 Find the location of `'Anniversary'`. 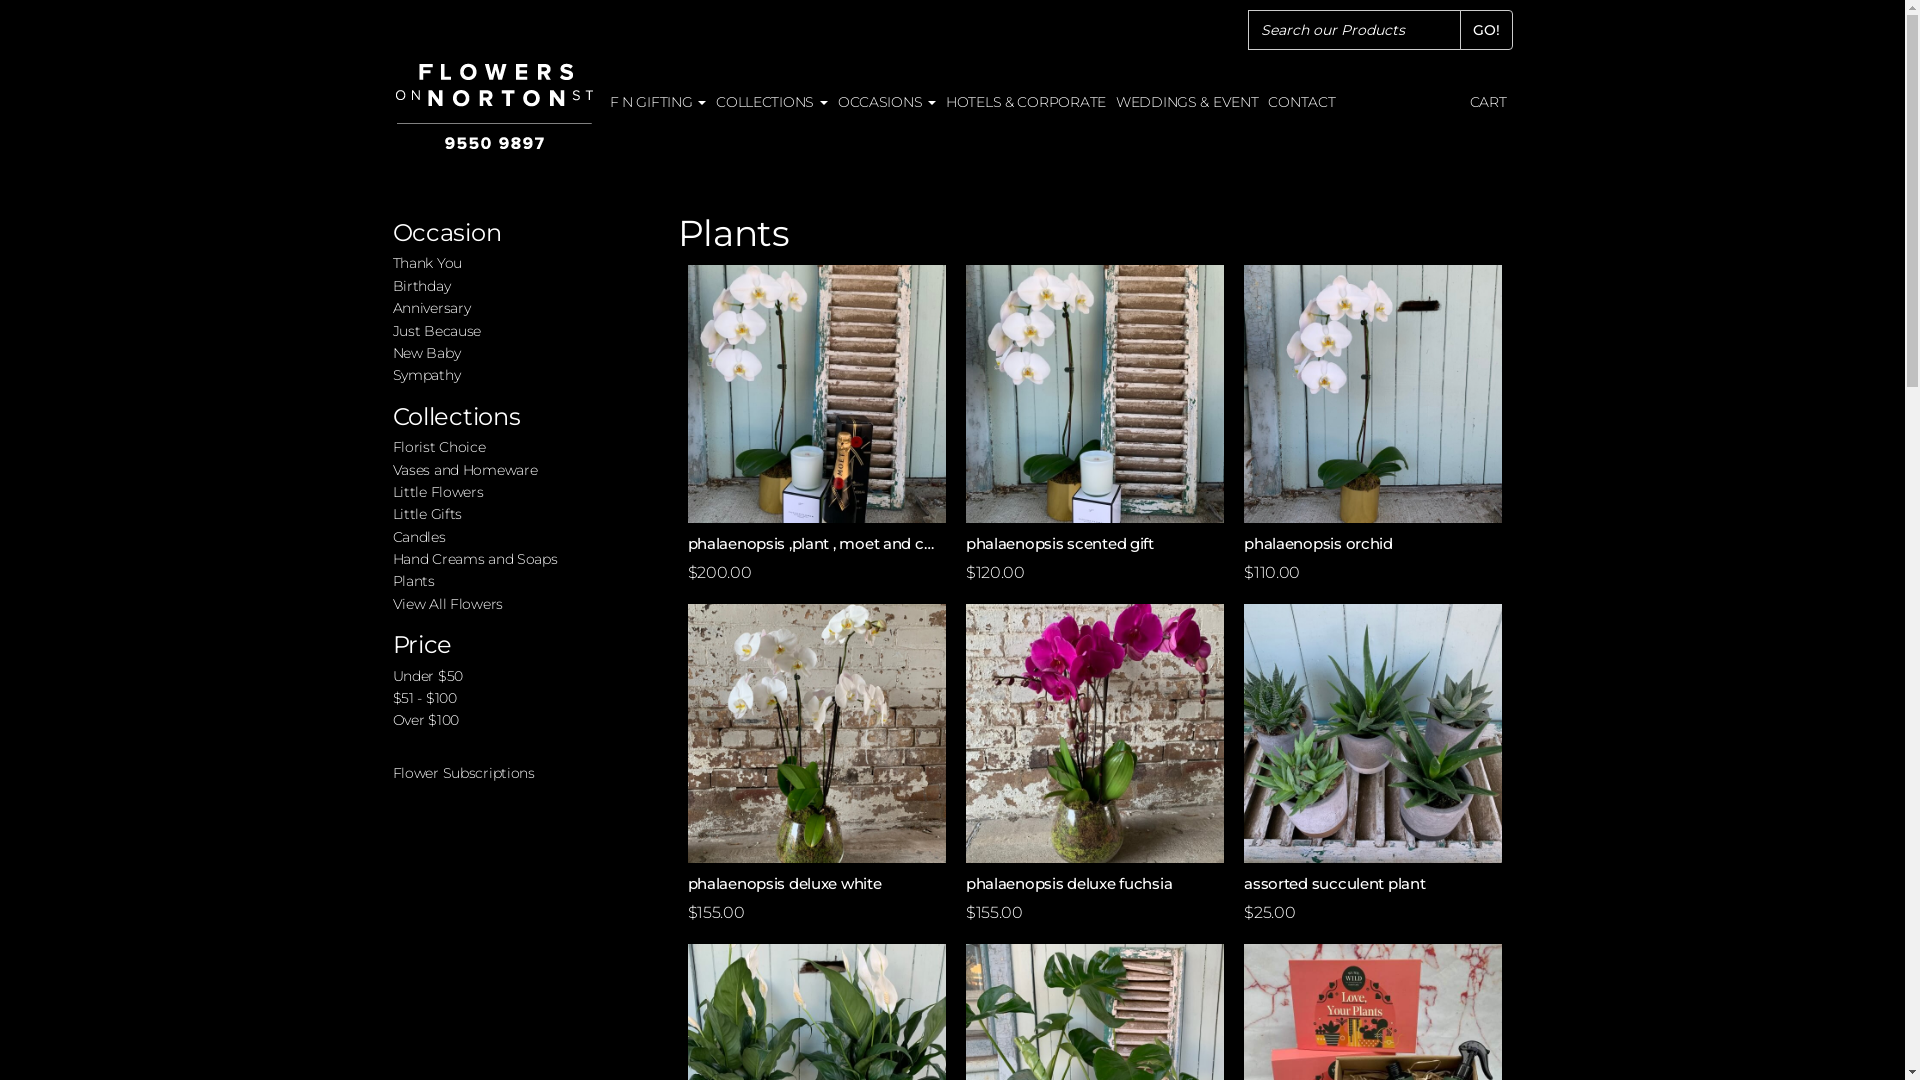

'Anniversary' is located at coordinates (430, 308).